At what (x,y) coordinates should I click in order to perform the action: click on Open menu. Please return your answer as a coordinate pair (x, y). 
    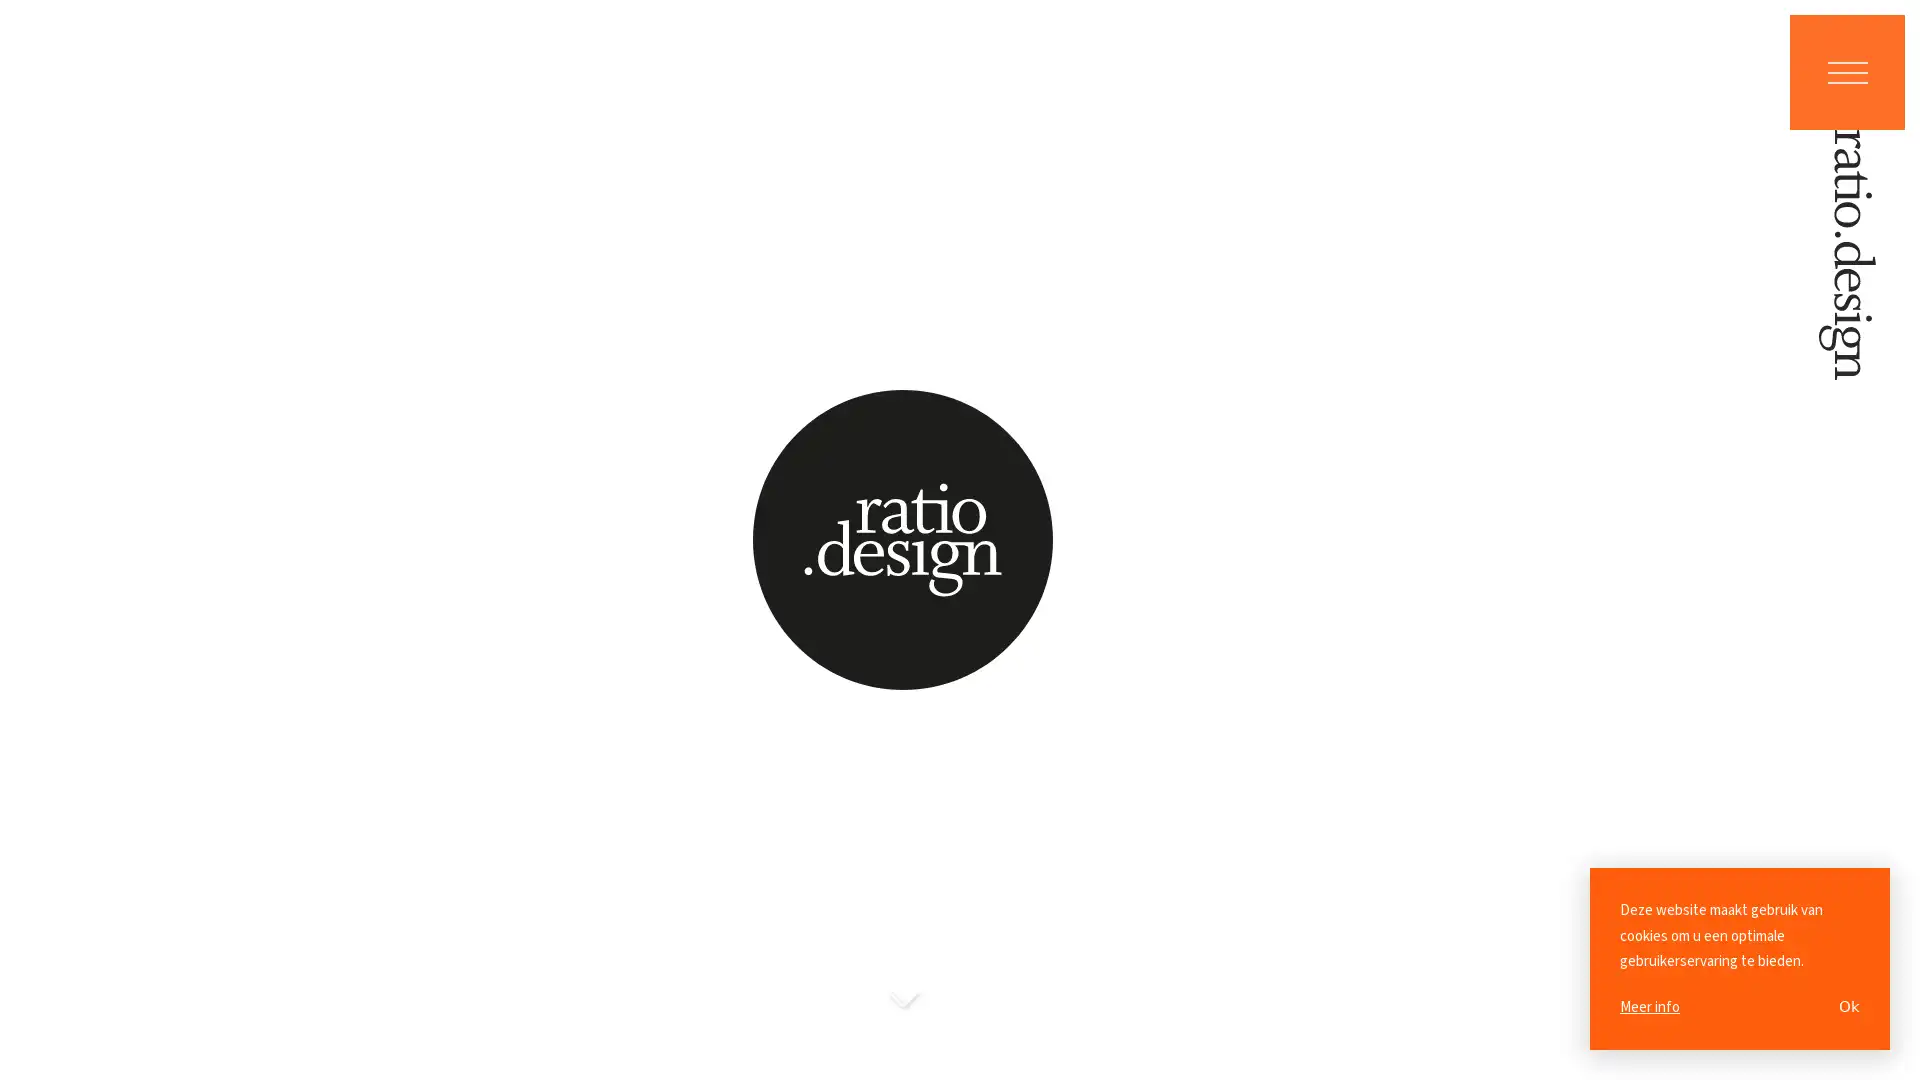
    Looking at the image, I should click on (1846, 71).